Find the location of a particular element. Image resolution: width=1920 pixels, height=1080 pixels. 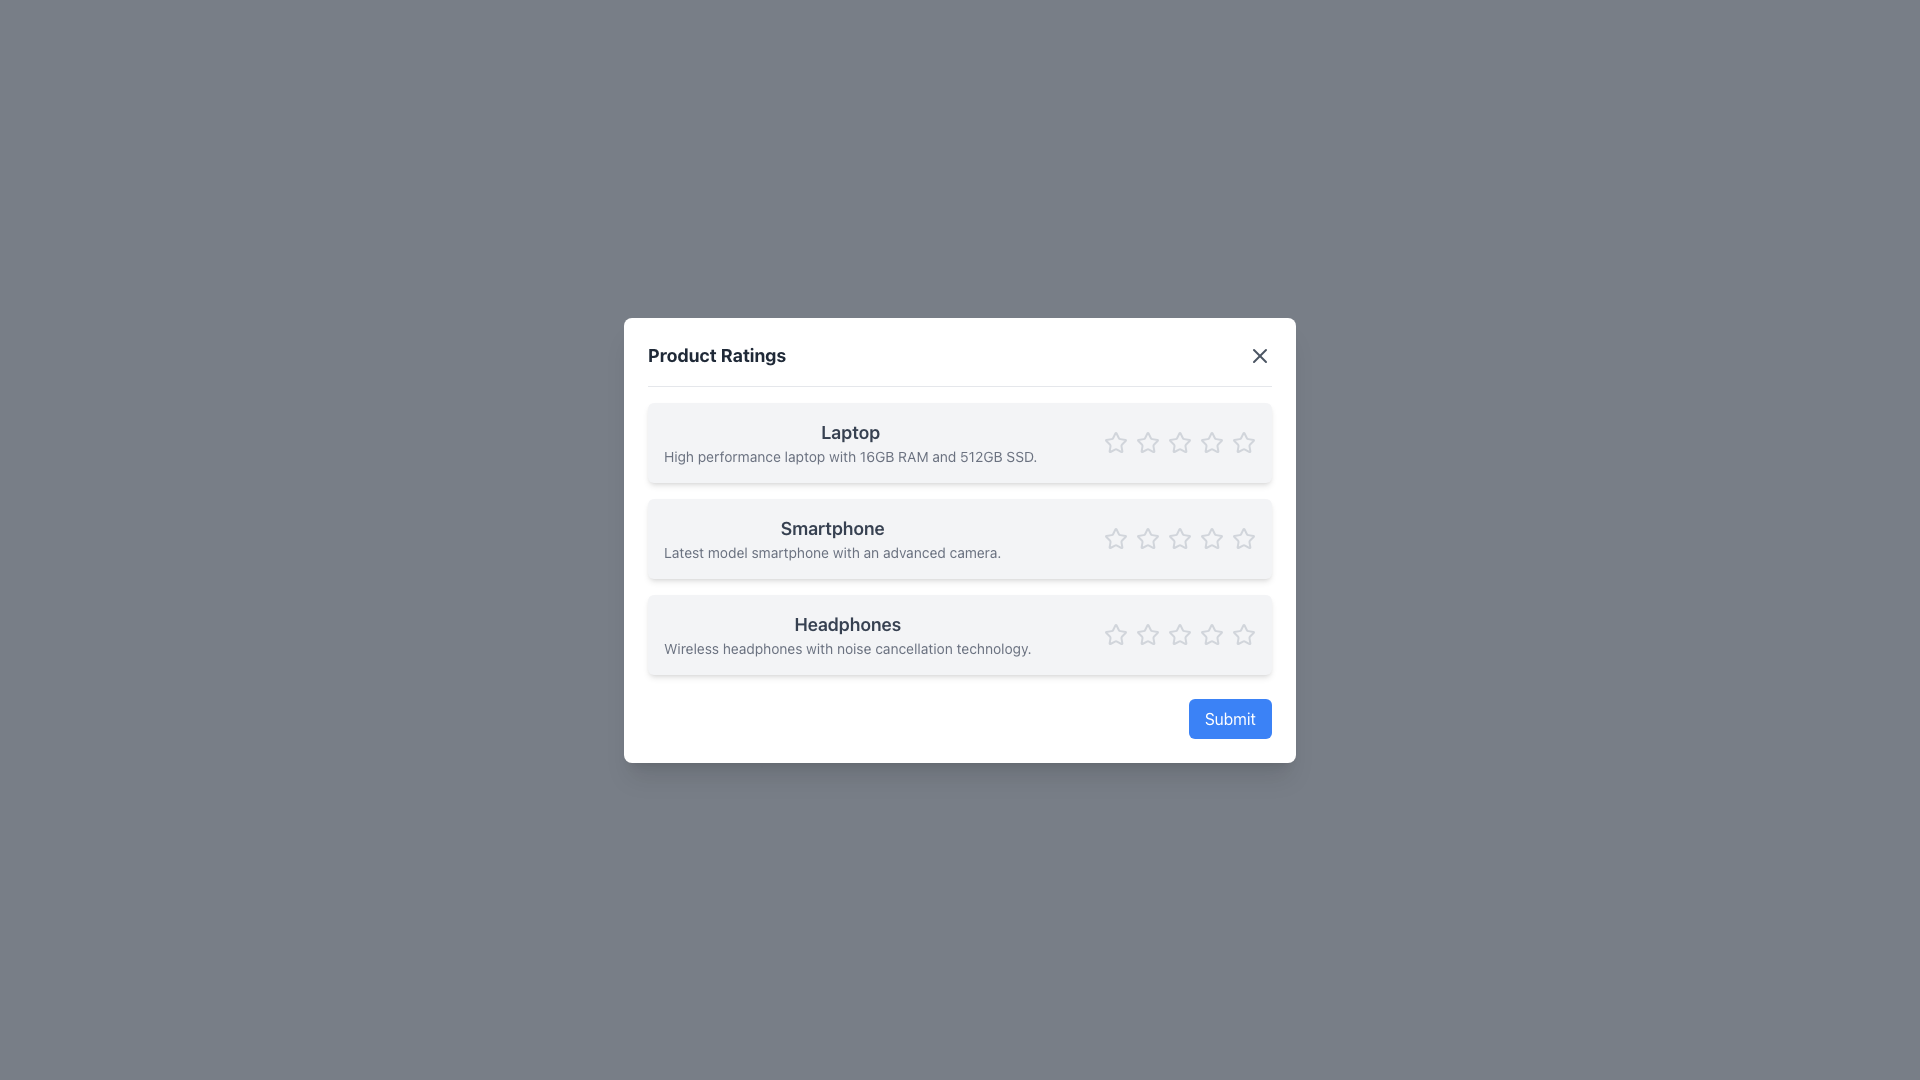

the unfilled star-shaped icon, which is the fourth in the rating row under the 'Smartphone' section is located at coordinates (1180, 537).